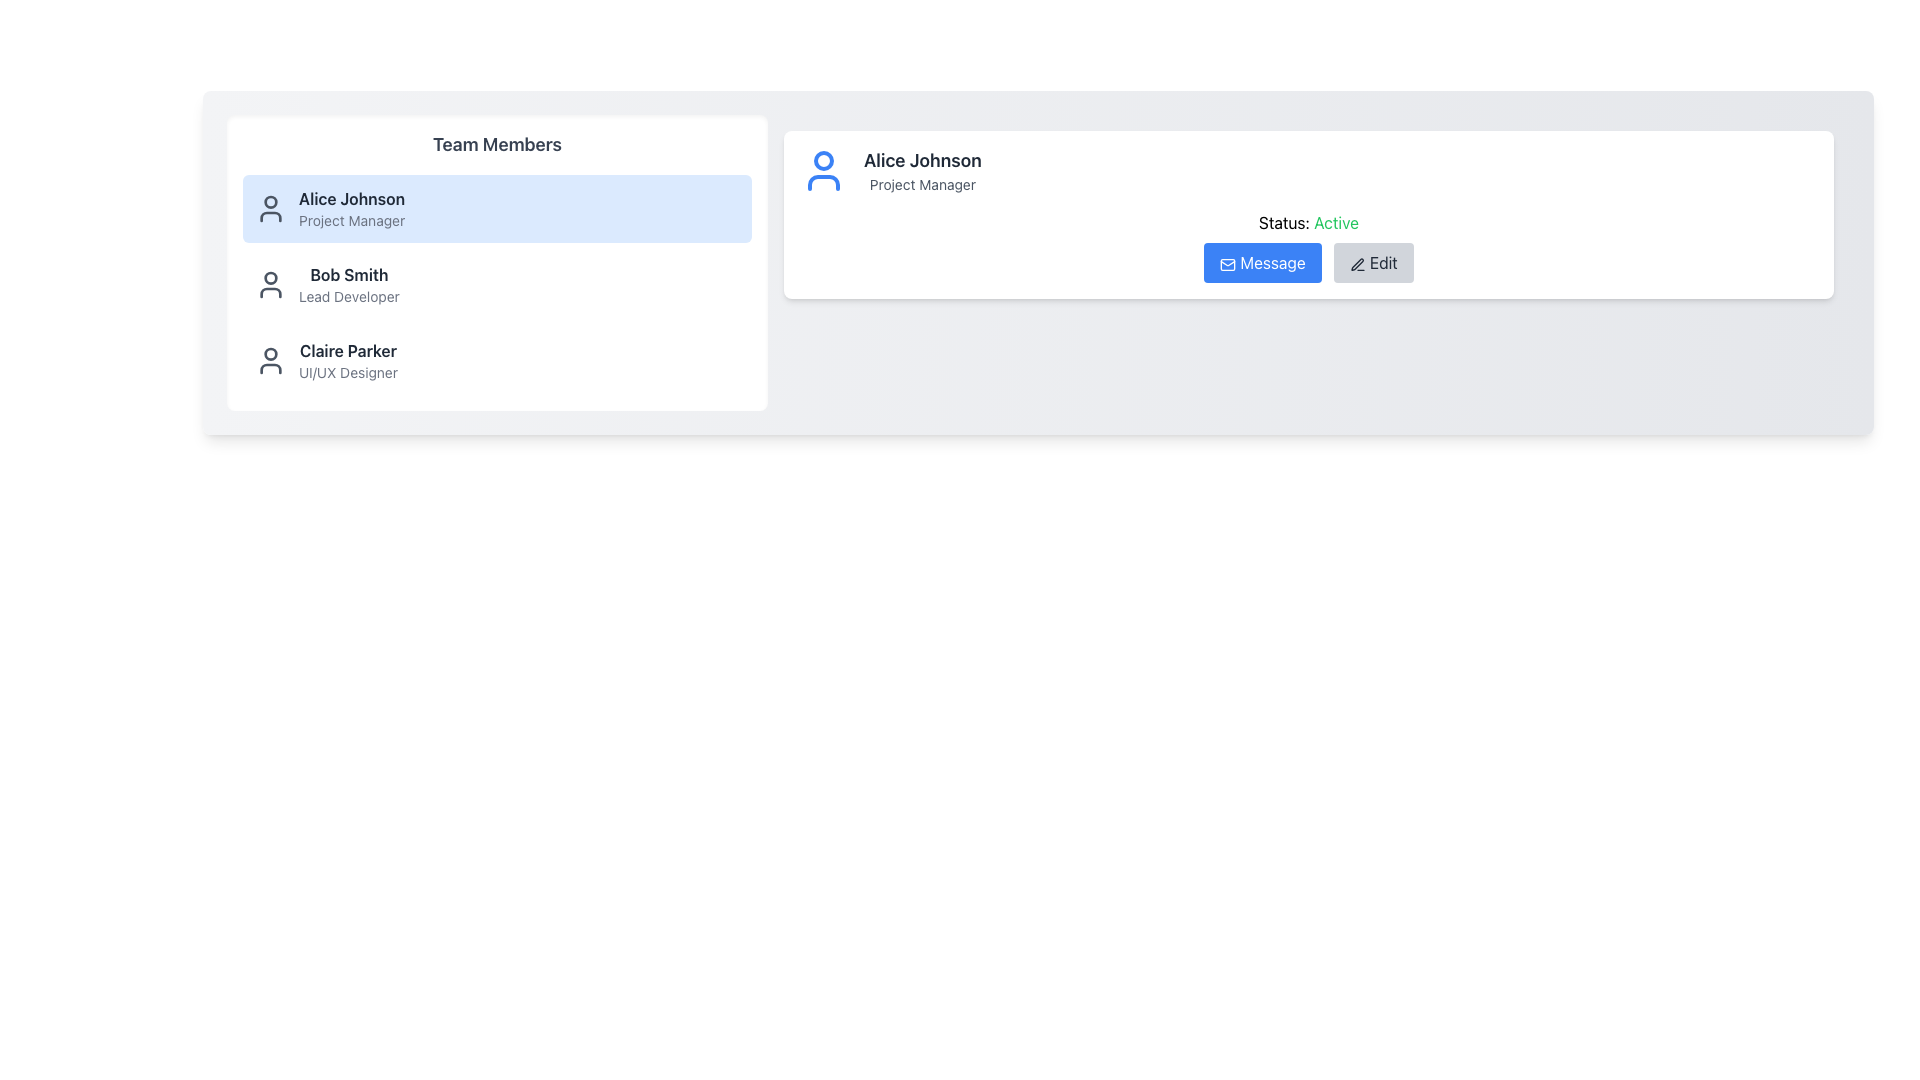 This screenshot has width=1920, height=1080. I want to click on the 'Edit' button, which contains a pen icon styled with a thin black outline, so click(1357, 263).